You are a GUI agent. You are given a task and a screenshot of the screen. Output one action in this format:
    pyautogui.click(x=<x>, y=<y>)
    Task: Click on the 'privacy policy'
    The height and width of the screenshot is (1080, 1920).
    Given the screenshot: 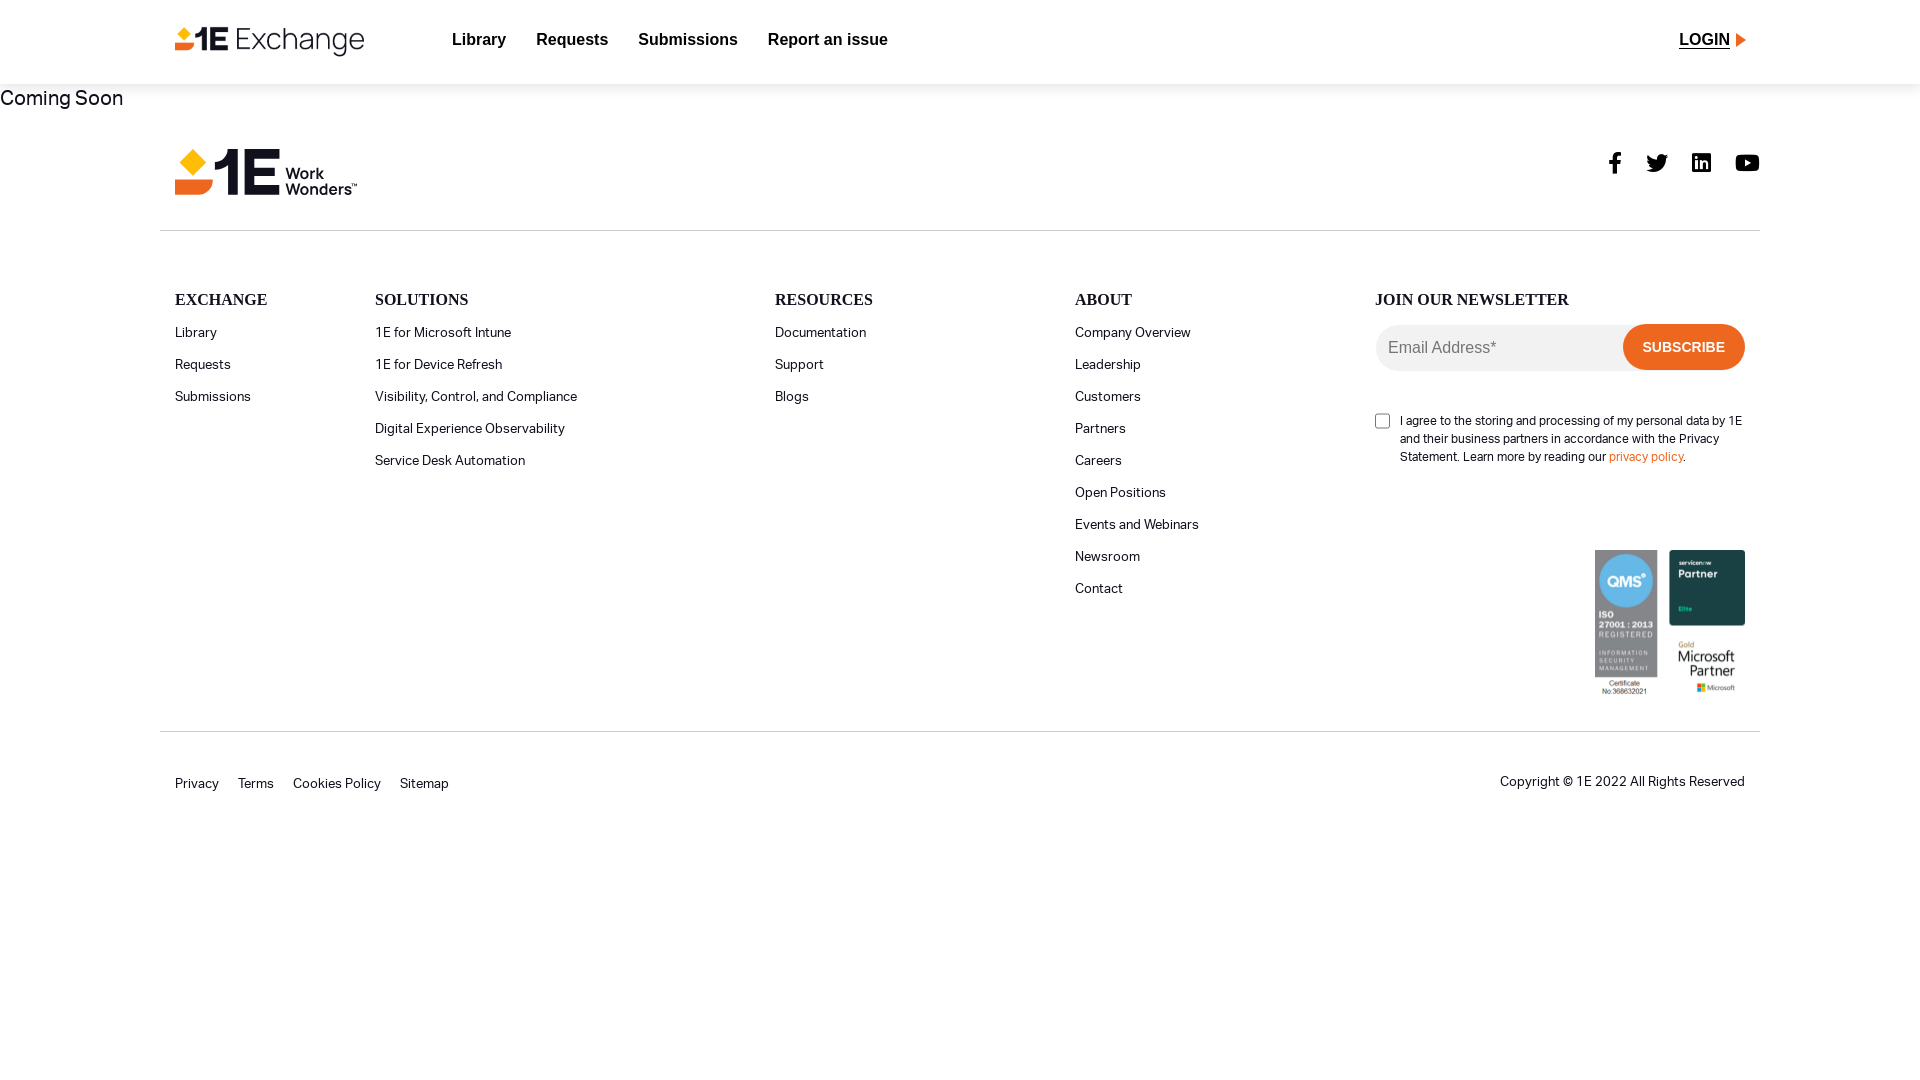 What is the action you would take?
    pyautogui.click(x=1646, y=456)
    